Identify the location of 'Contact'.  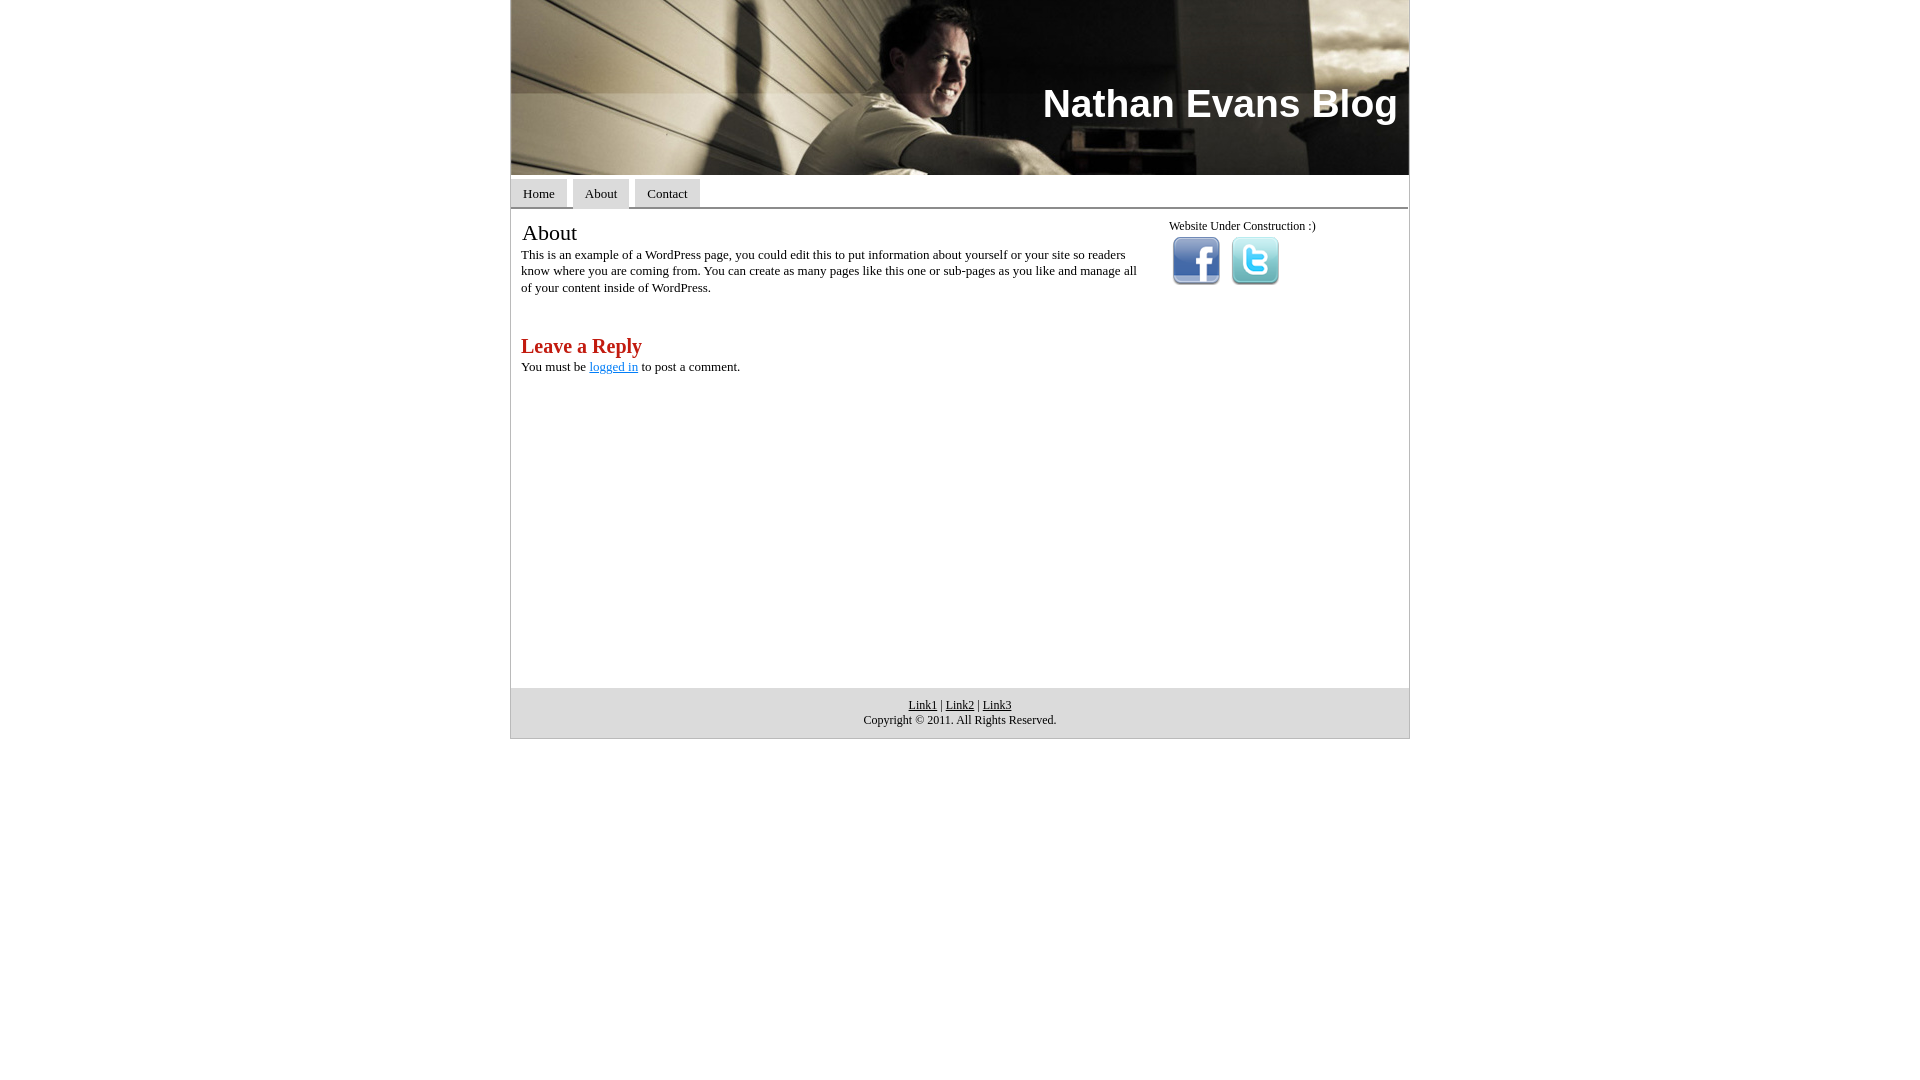
(667, 193).